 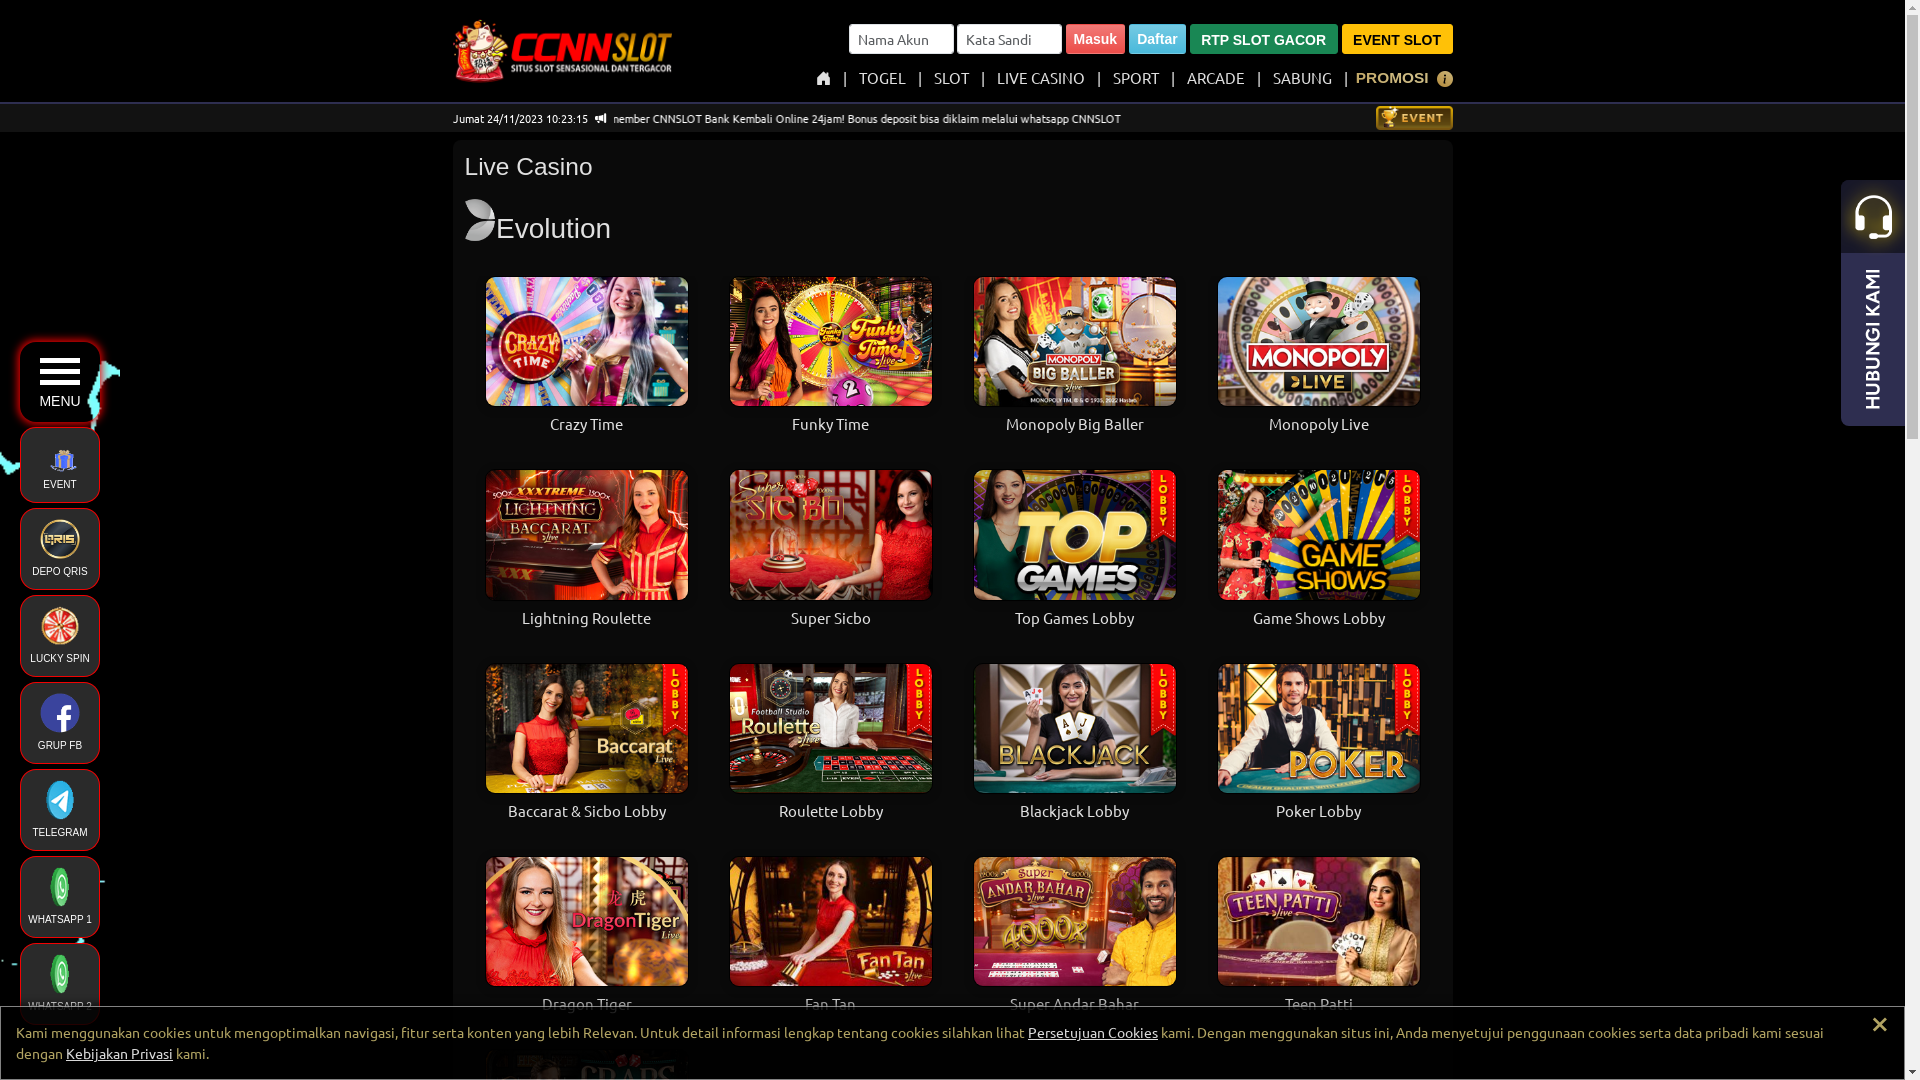 I want to click on 'SABUNG', so click(x=1302, y=76).